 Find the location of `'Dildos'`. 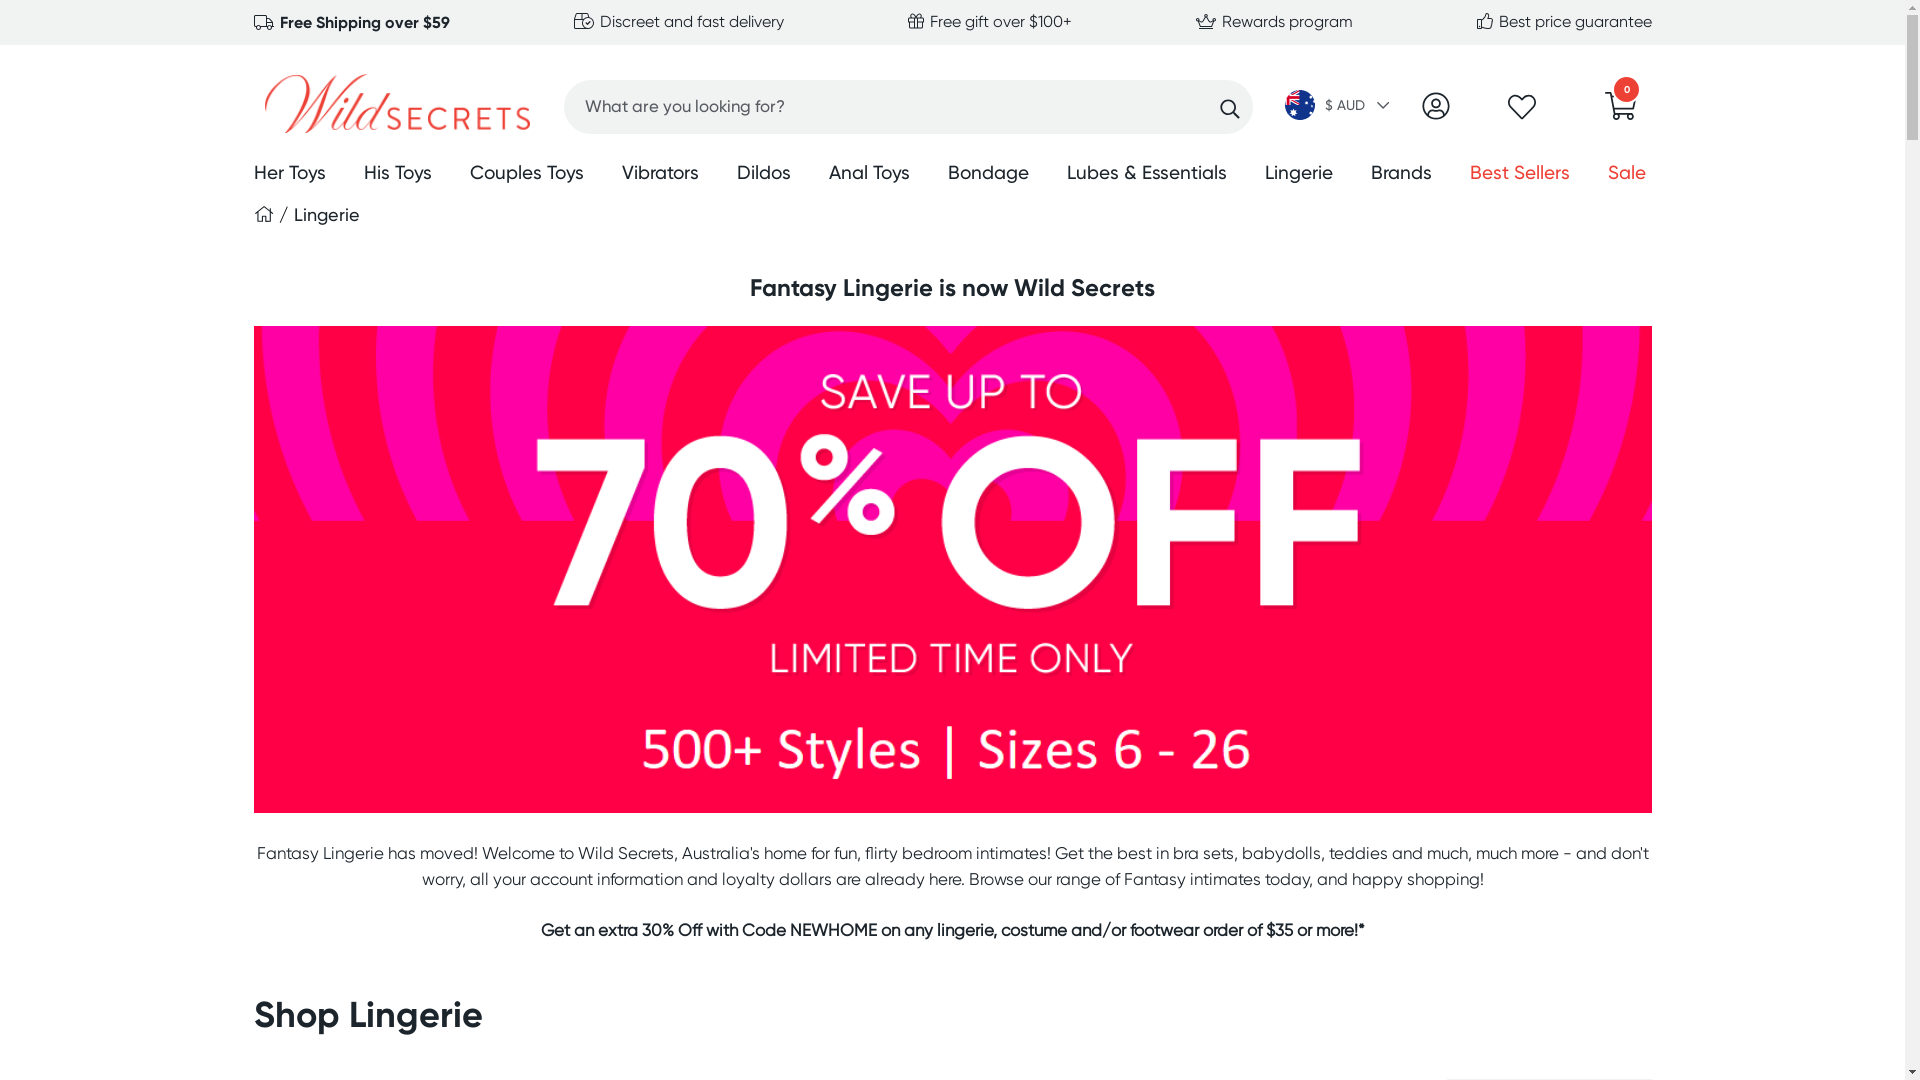

'Dildos' is located at coordinates (762, 173).